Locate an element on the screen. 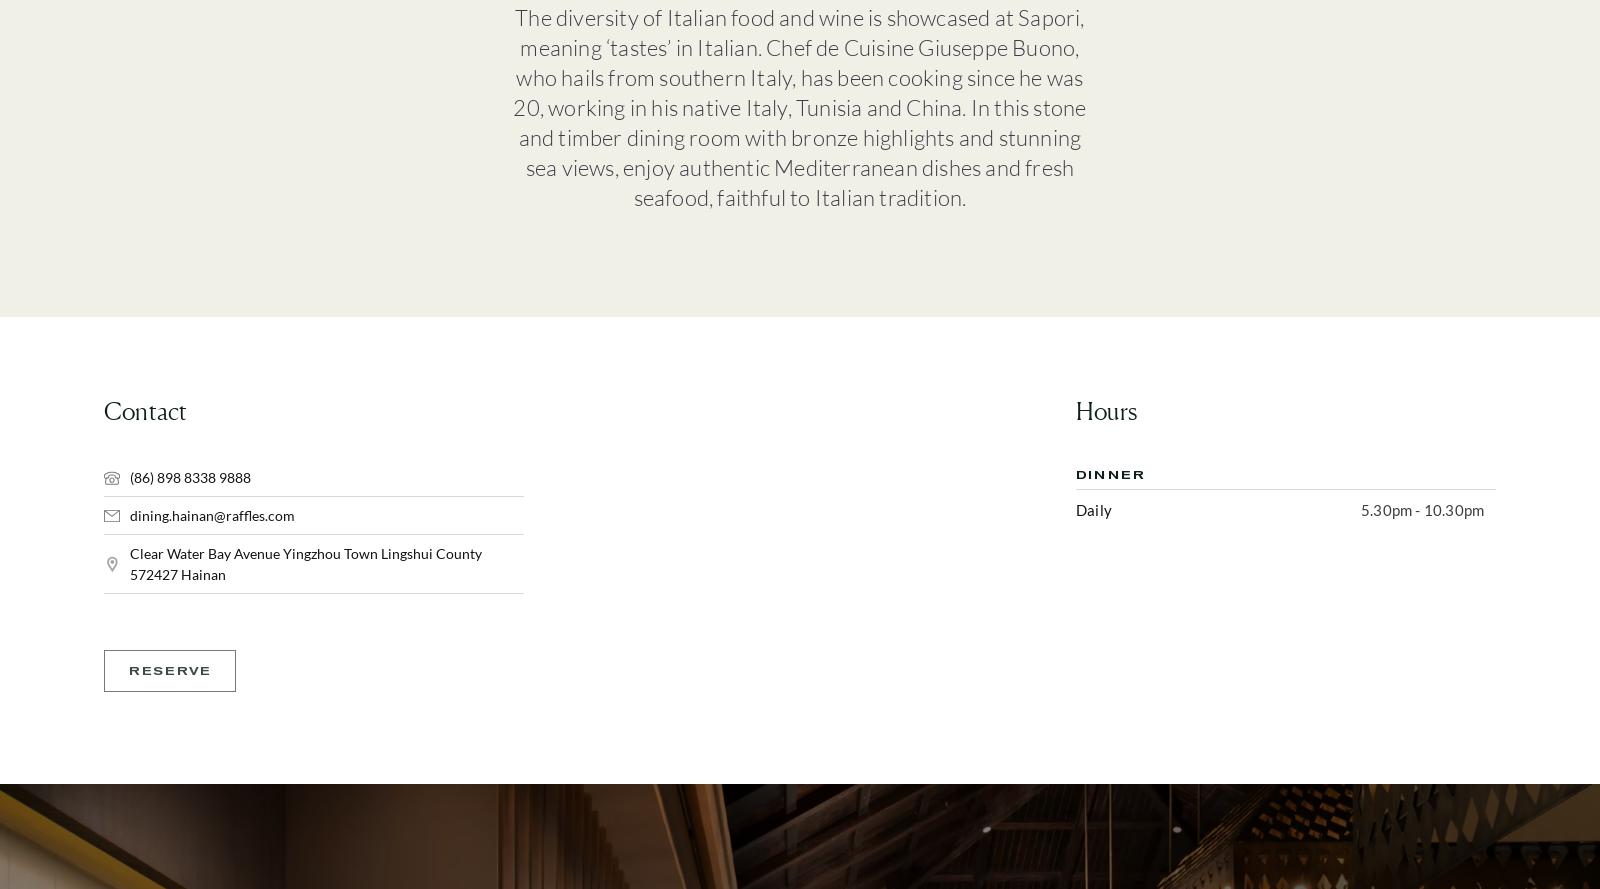  'Careers' is located at coordinates (952, 402).